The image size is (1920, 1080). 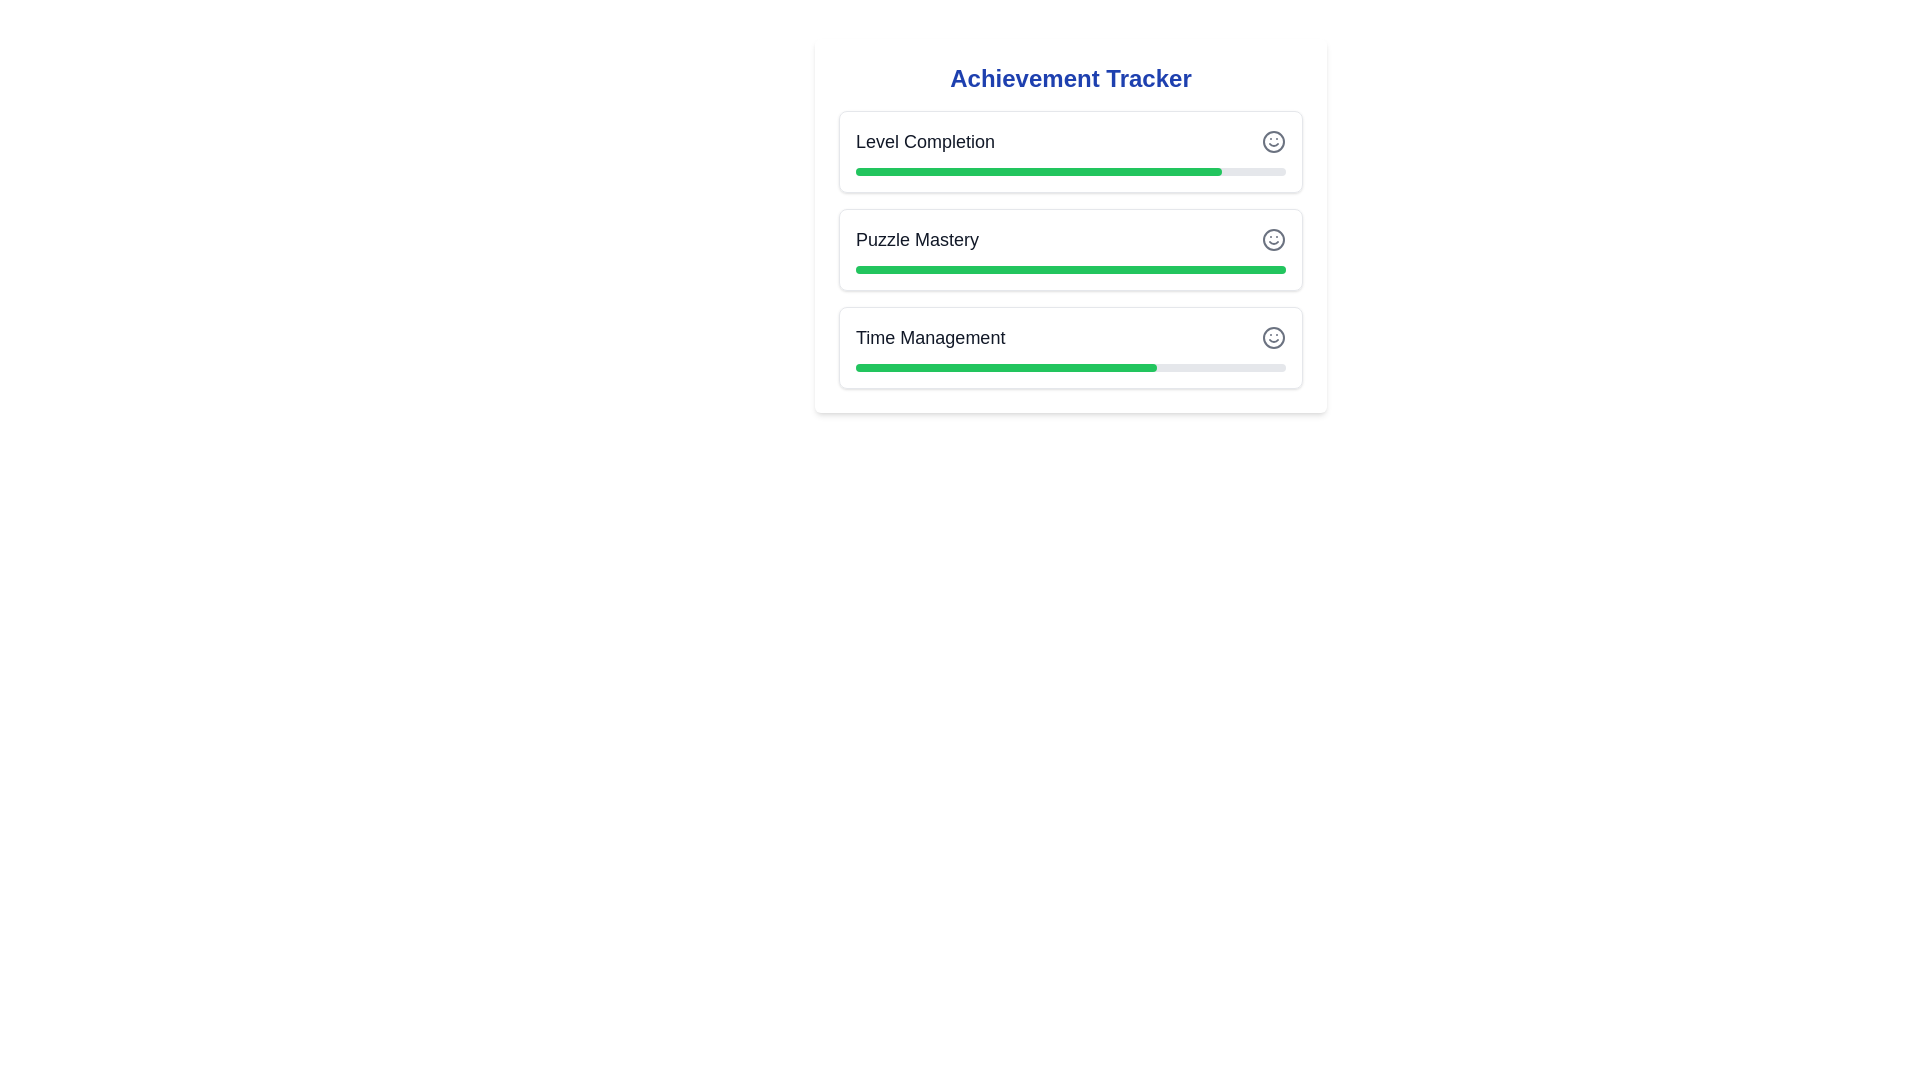 I want to click on the Progress information card that displays the user's progress in the 'Puzzle Mastery' category, located below 'Level Completion' and above 'Time Management', so click(x=1069, y=249).